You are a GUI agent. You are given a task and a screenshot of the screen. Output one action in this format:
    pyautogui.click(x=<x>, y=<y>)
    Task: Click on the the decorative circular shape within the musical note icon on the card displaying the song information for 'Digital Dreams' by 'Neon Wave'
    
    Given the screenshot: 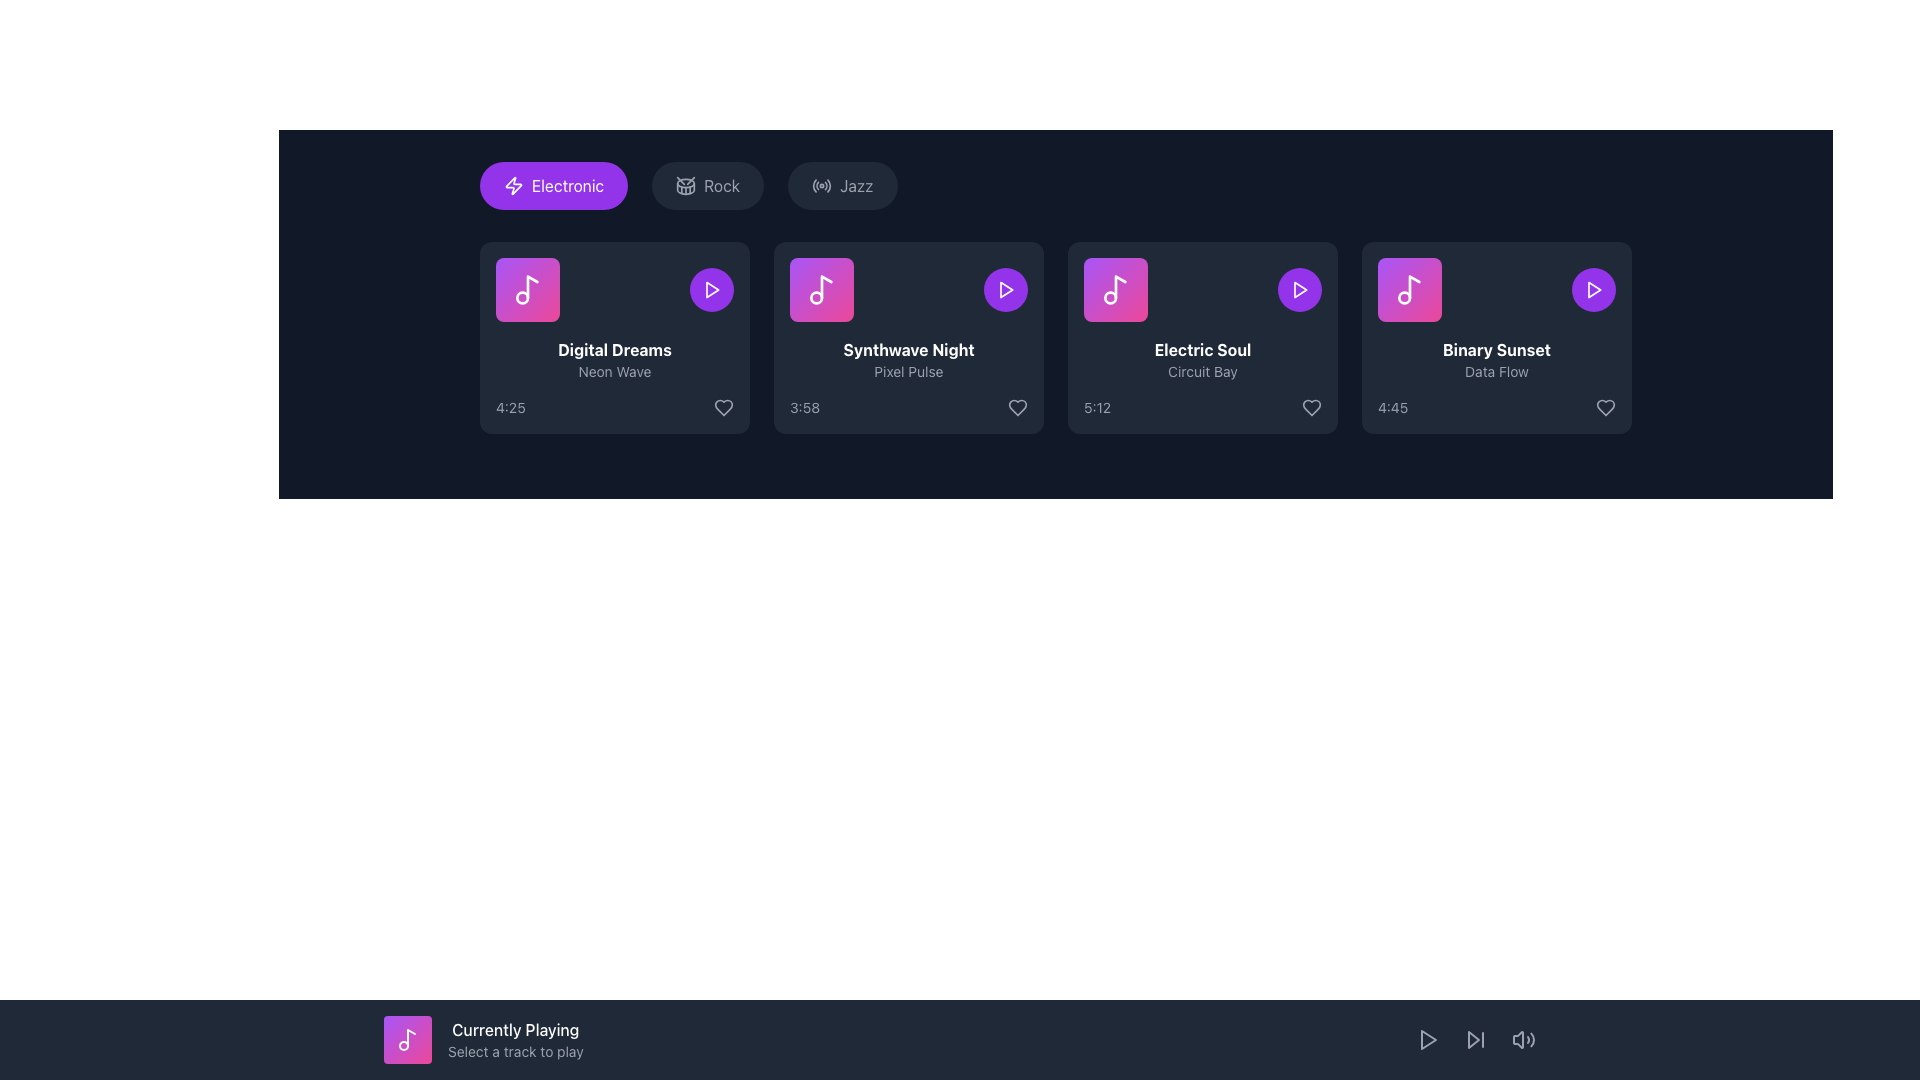 What is the action you would take?
    pyautogui.click(x=522, y=297)
    